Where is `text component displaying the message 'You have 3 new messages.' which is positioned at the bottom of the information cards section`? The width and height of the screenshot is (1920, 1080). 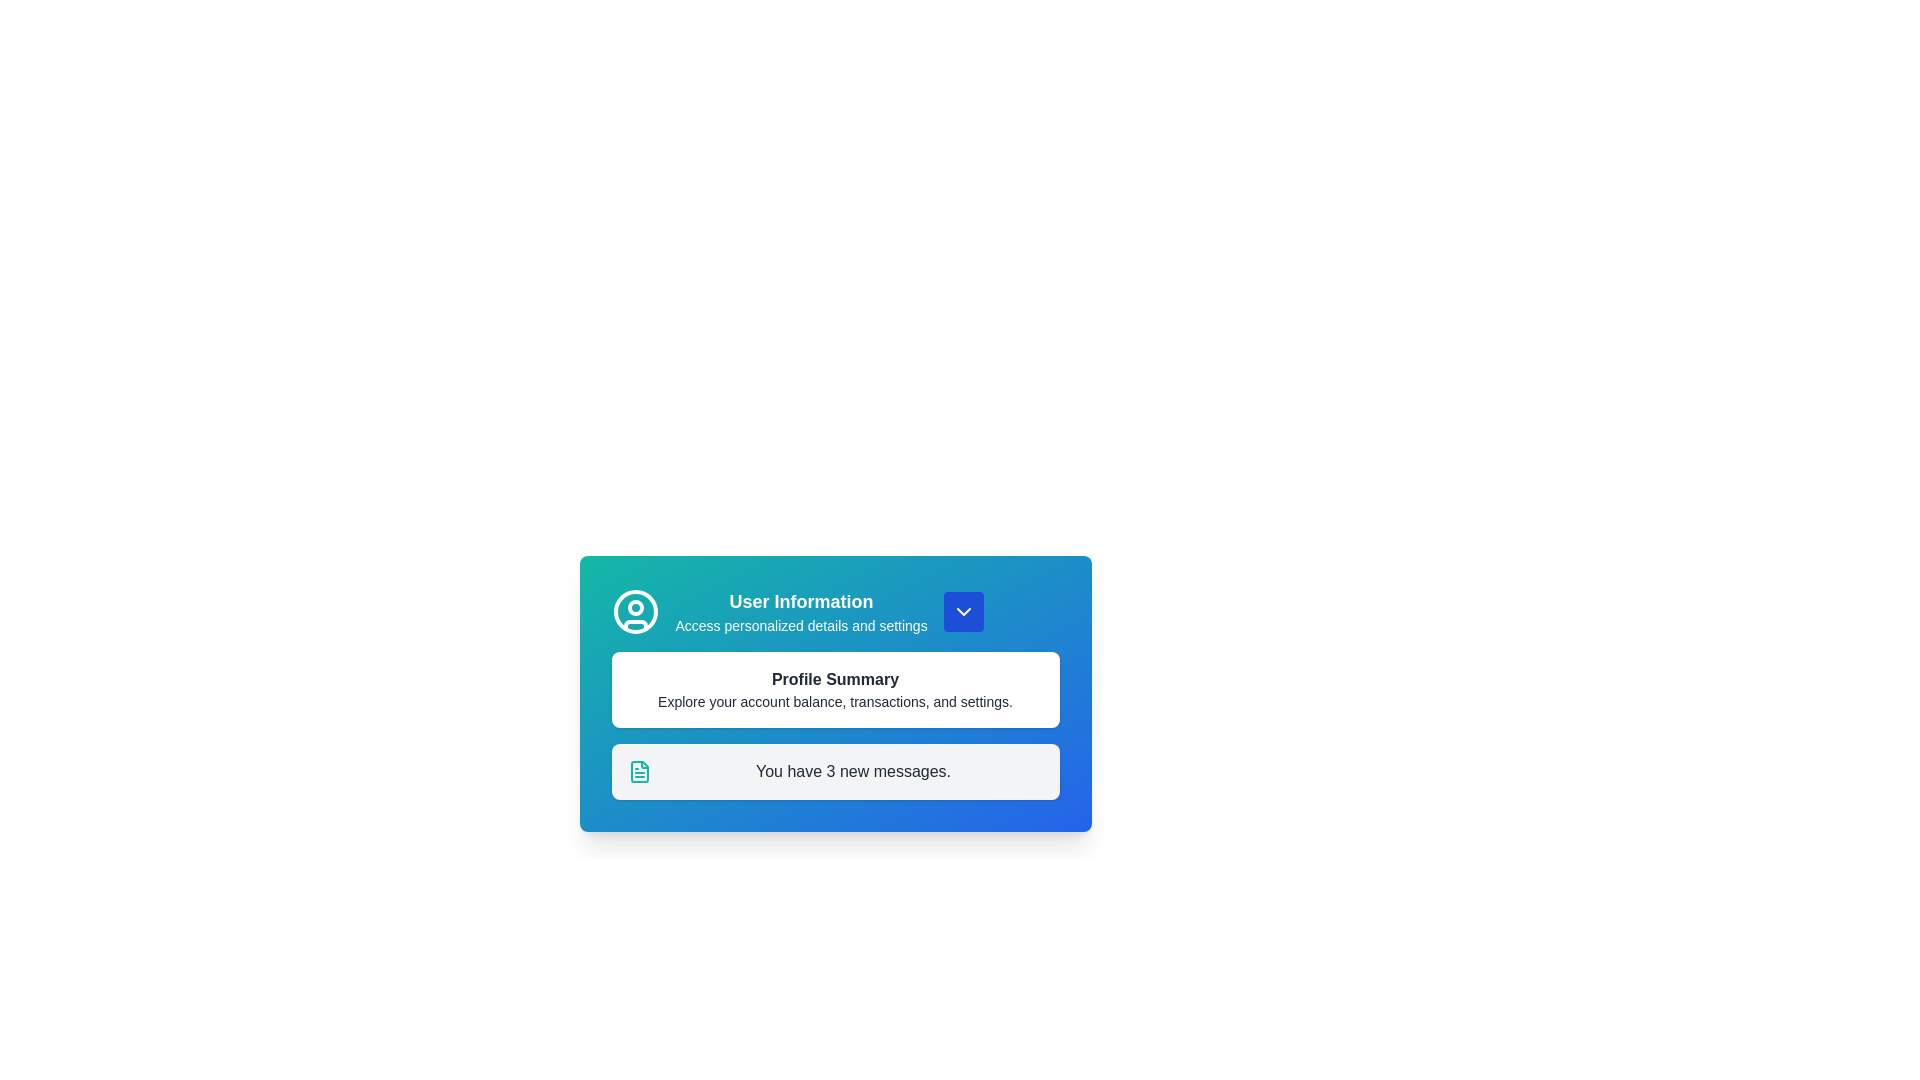
text component displaying the message 'You have 3 new messages.' which is positioned at the bottom of the information cards section is located at coordinates (853, 770).